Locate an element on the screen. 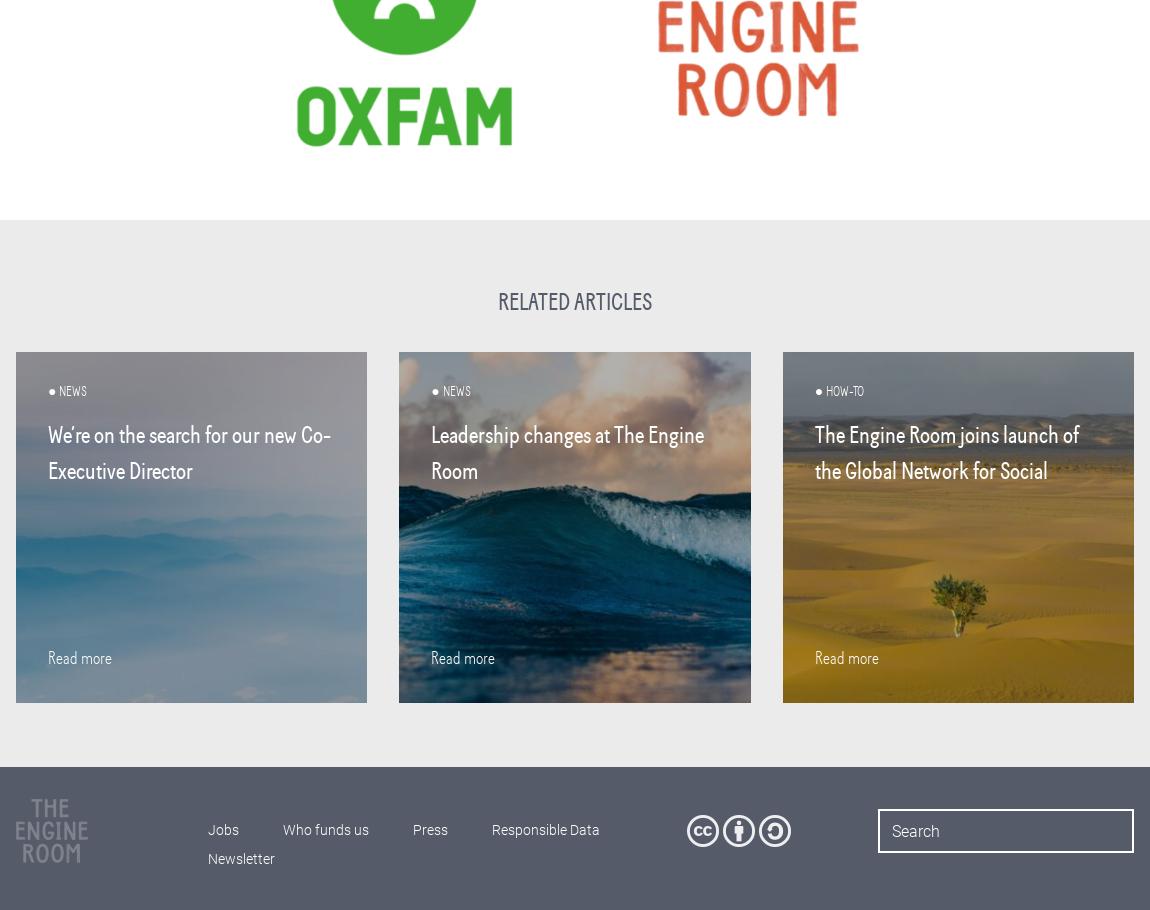 Image resolution: width=1150 pixels, height=910 pixels. 'Press' is located at coordinates (429, 830).